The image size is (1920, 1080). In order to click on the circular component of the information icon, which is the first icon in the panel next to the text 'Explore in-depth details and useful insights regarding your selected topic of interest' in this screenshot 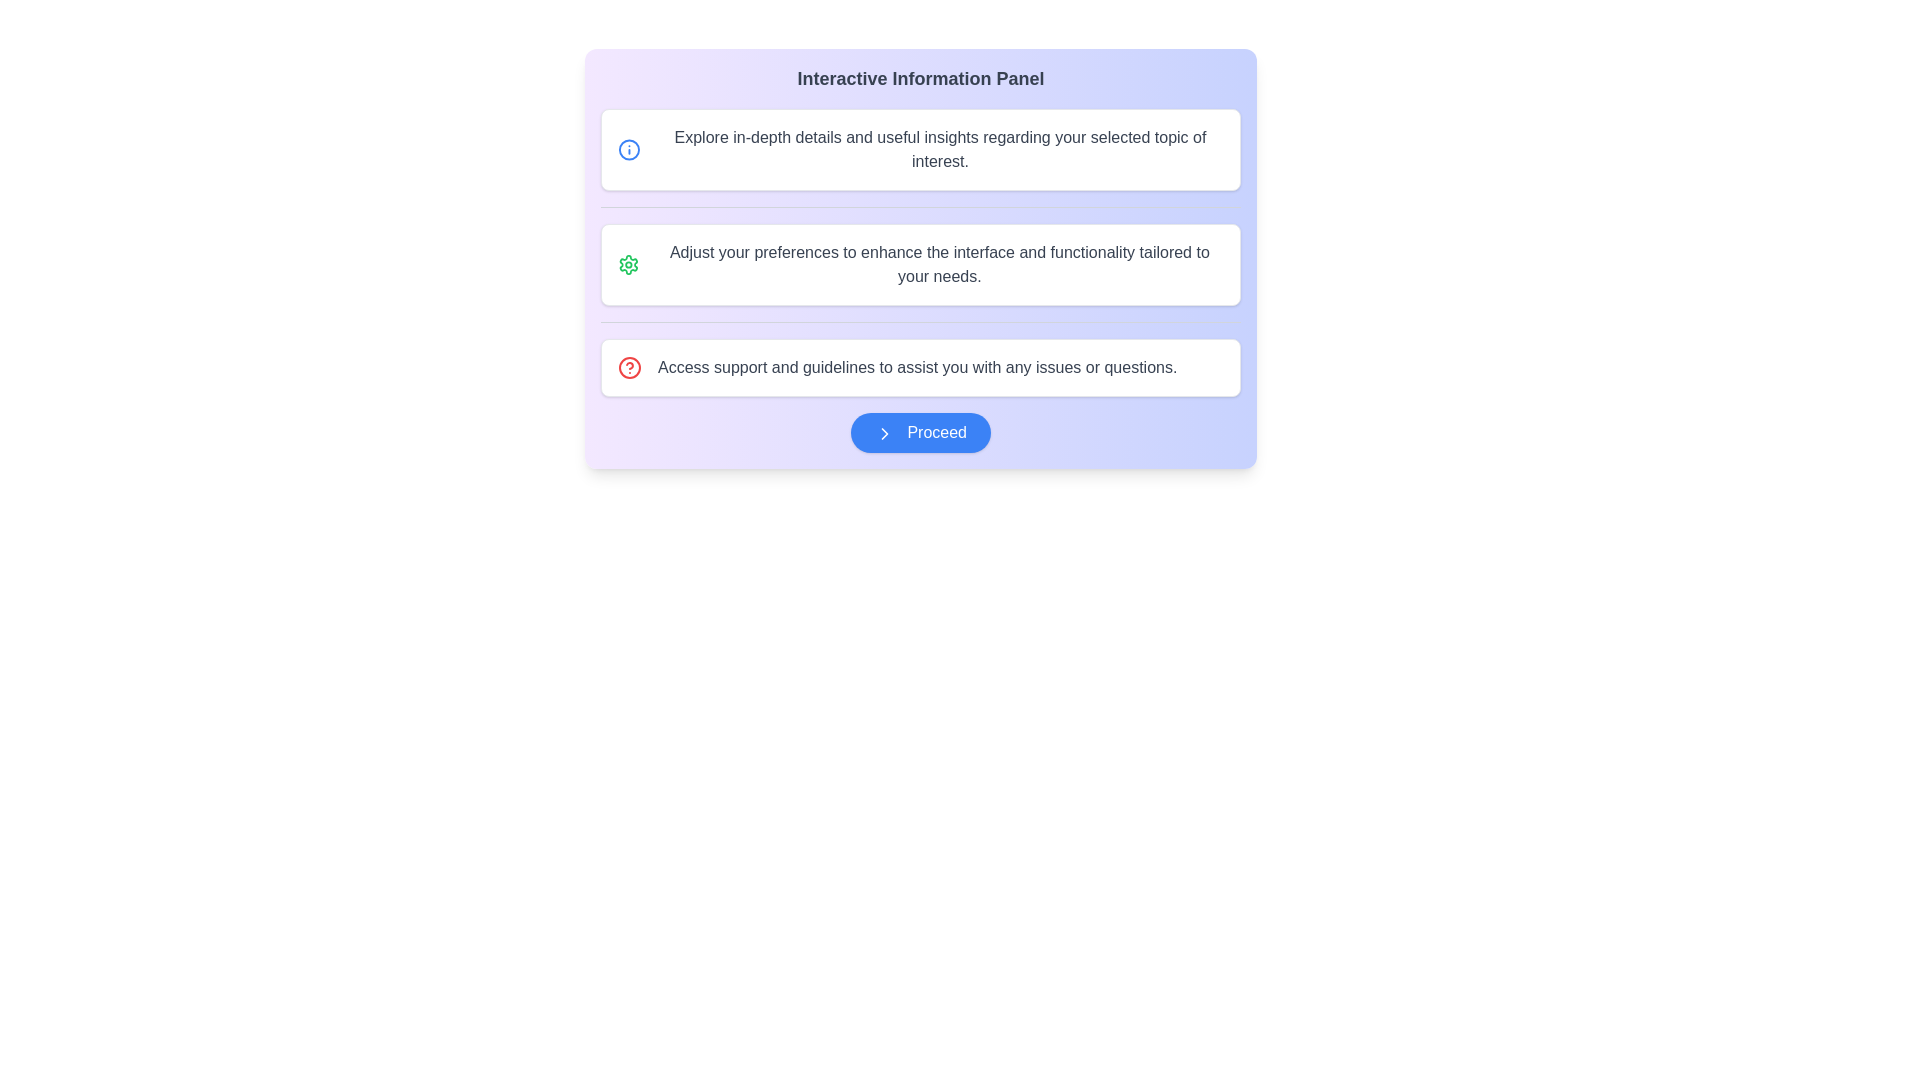, I will do `click(628, 149)`.